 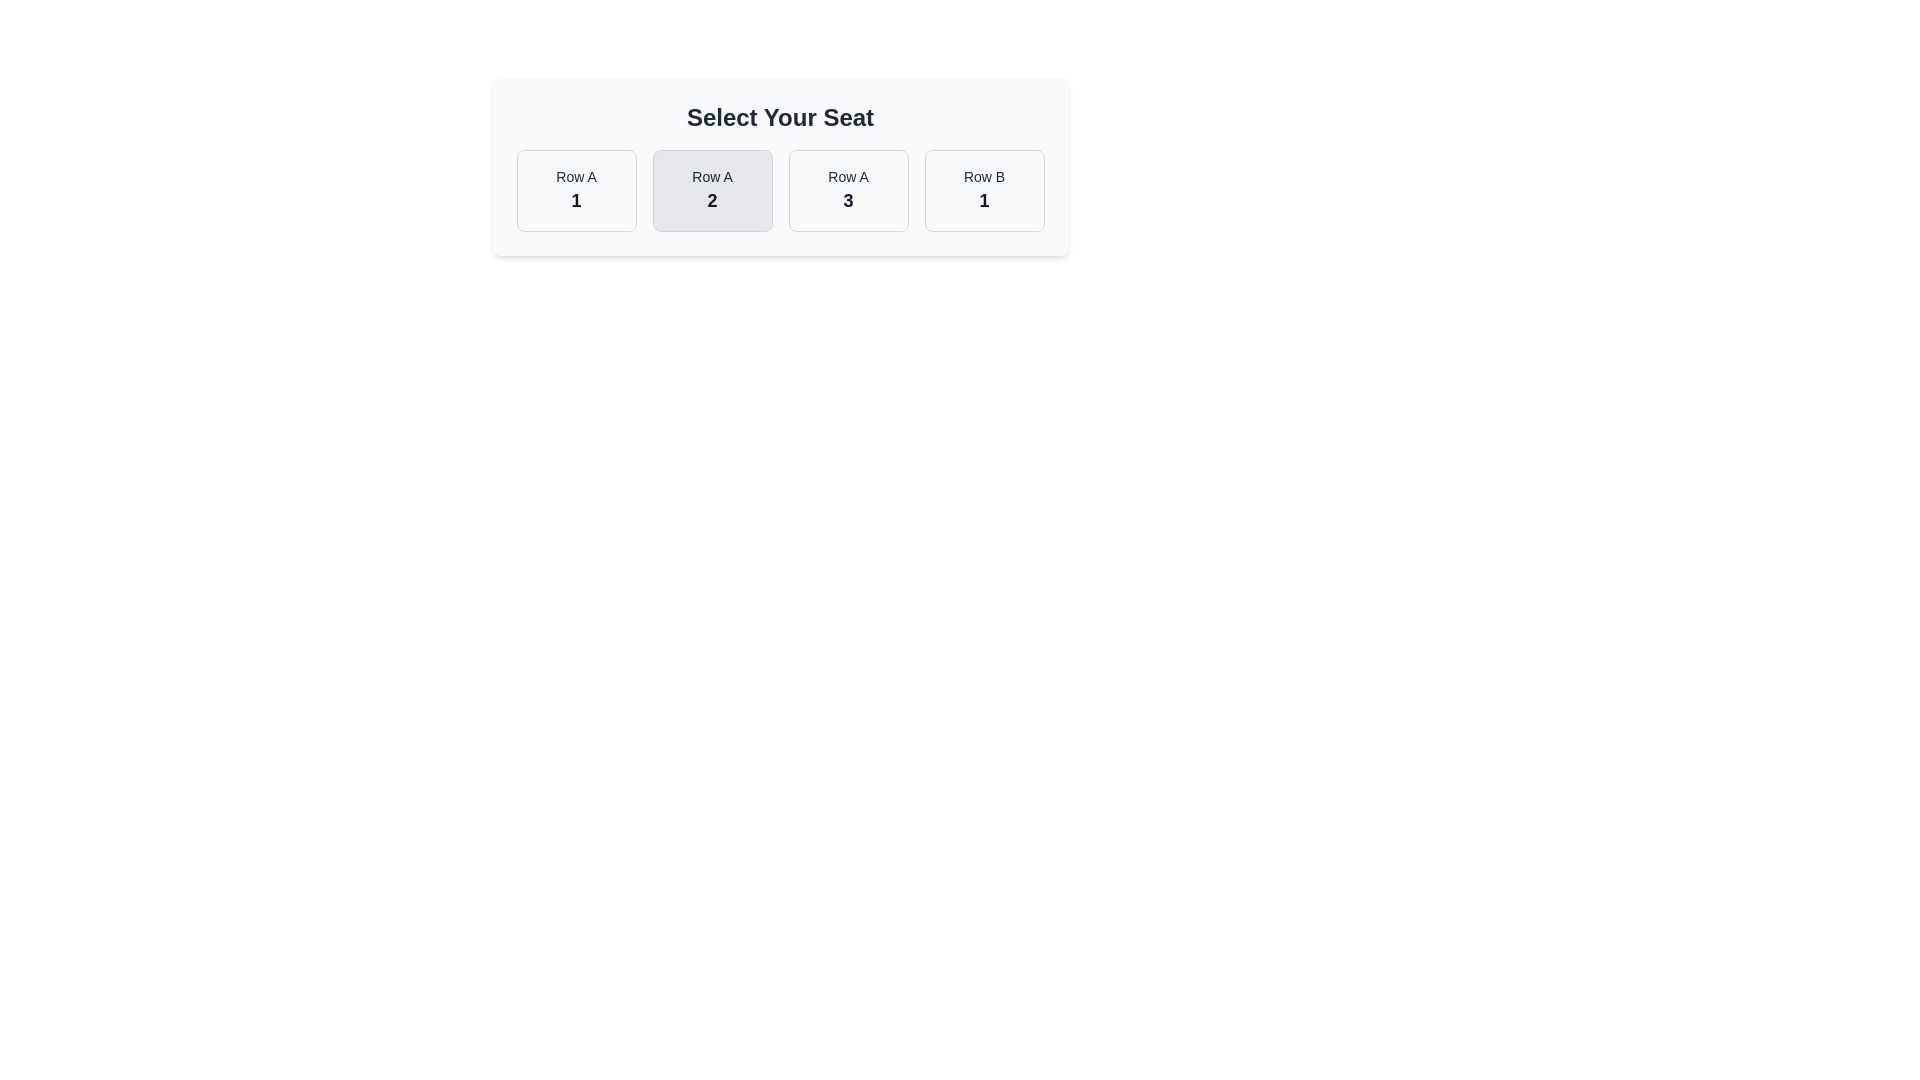 I want to click on the card UI element representing 'Row A Seat 2', which is the second card in a grid of selectable options, so click(x=712, y=191).